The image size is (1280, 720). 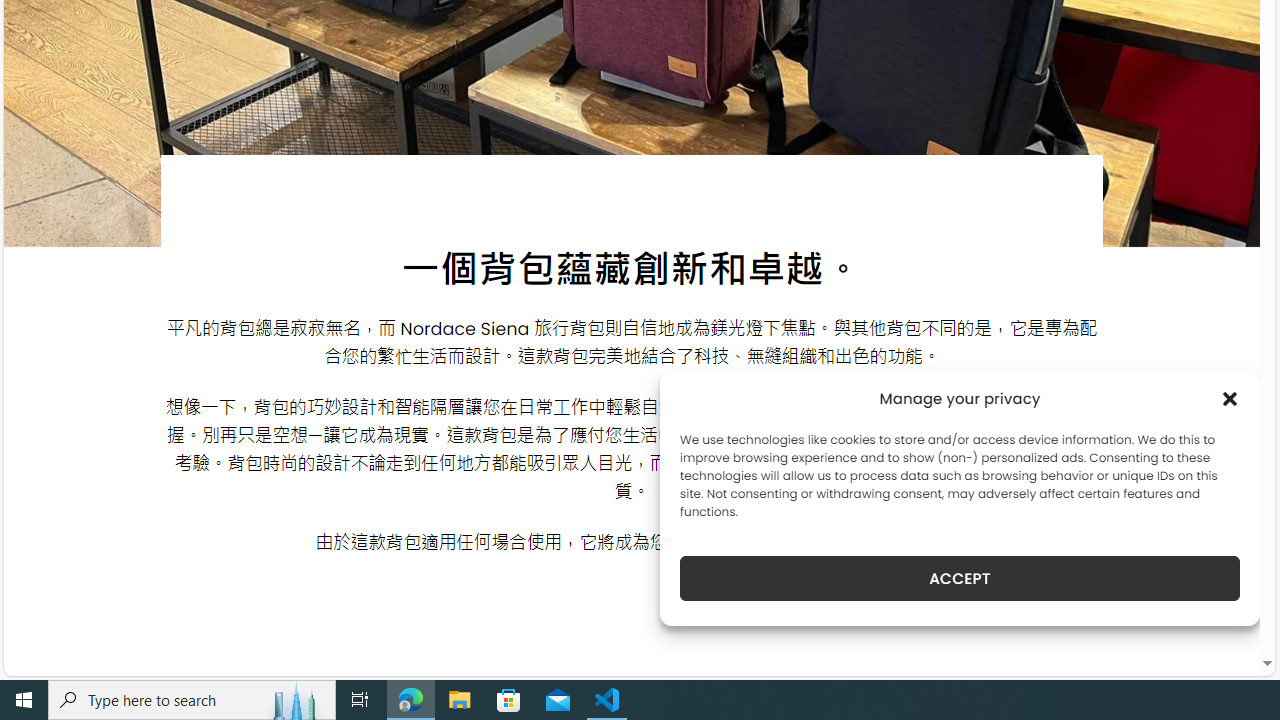 What do you see at coordinates (1229, 398) in the screenshot?
I see `'Class: cmplz-close'` at bounding box center [1229, 398].